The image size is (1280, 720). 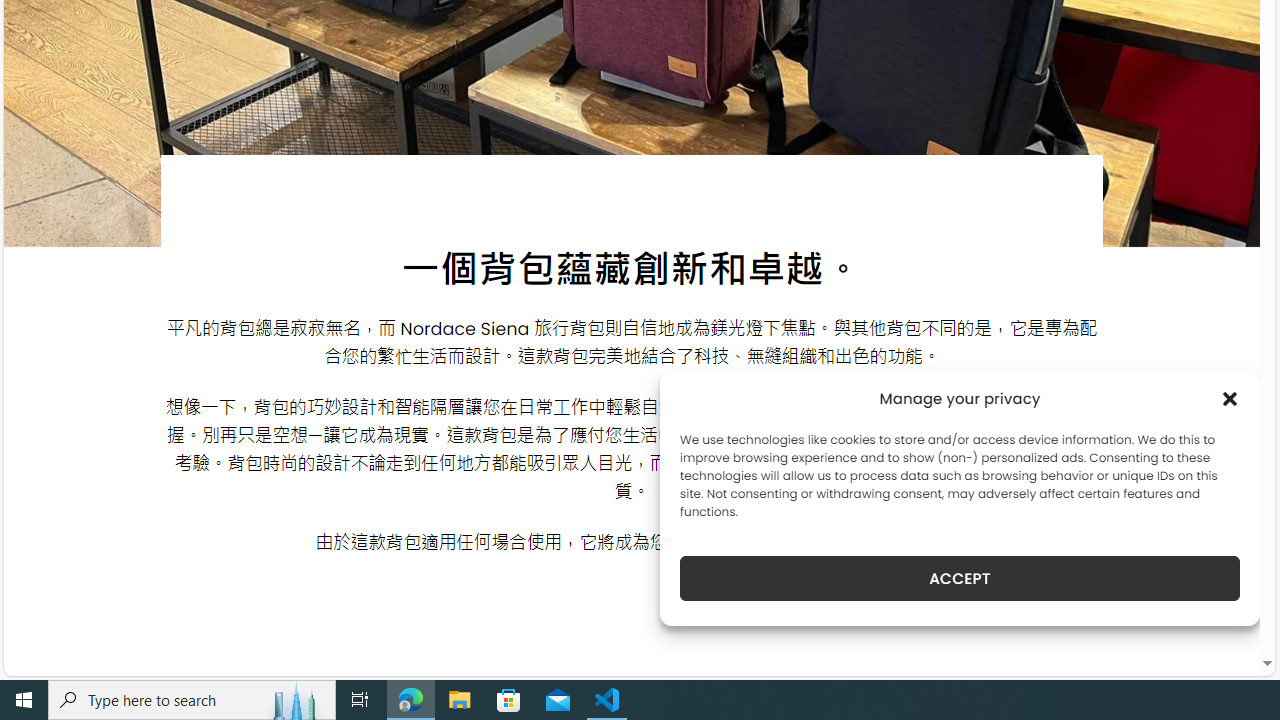 What do you see at coordinates (1229, 398) in the screenshot?
I see `'Class: cmplz-close'` at bounding box center [1229, 398].